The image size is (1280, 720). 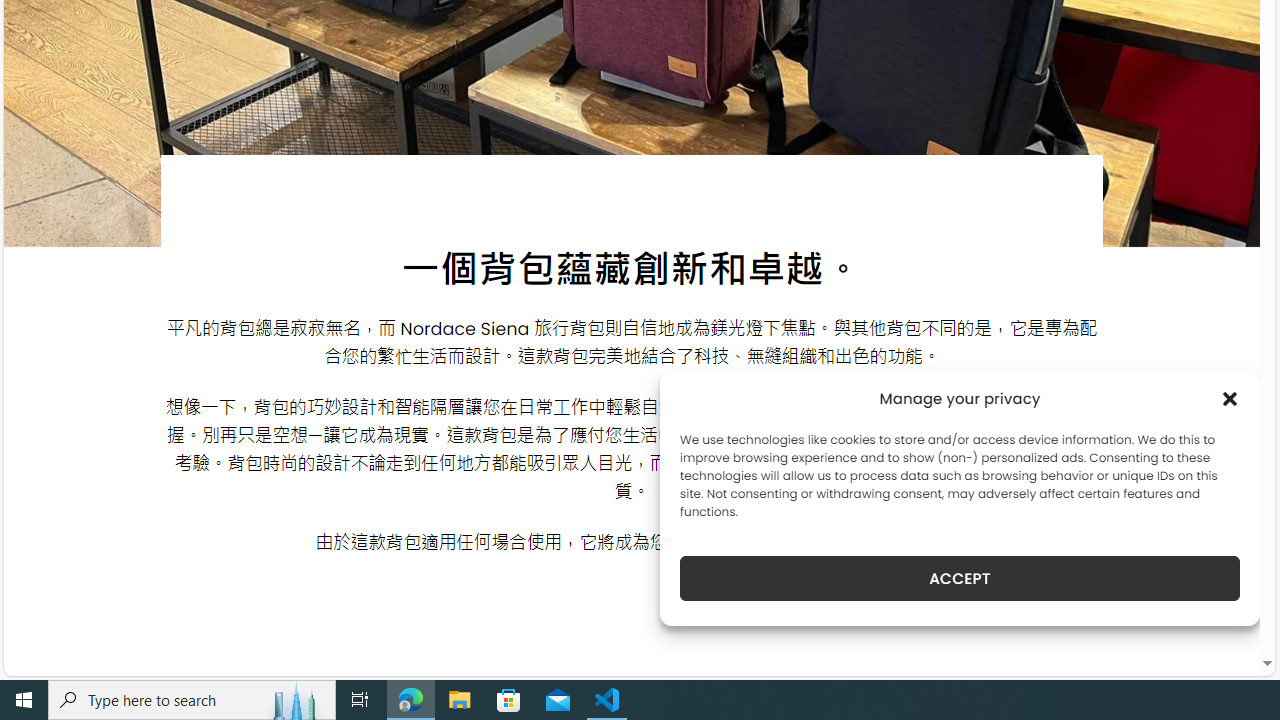 What do you see at coordinates (1229, 398) in the screenshot?
I see `'Class: cmplz-close'` at bounding box center [1229, 398].